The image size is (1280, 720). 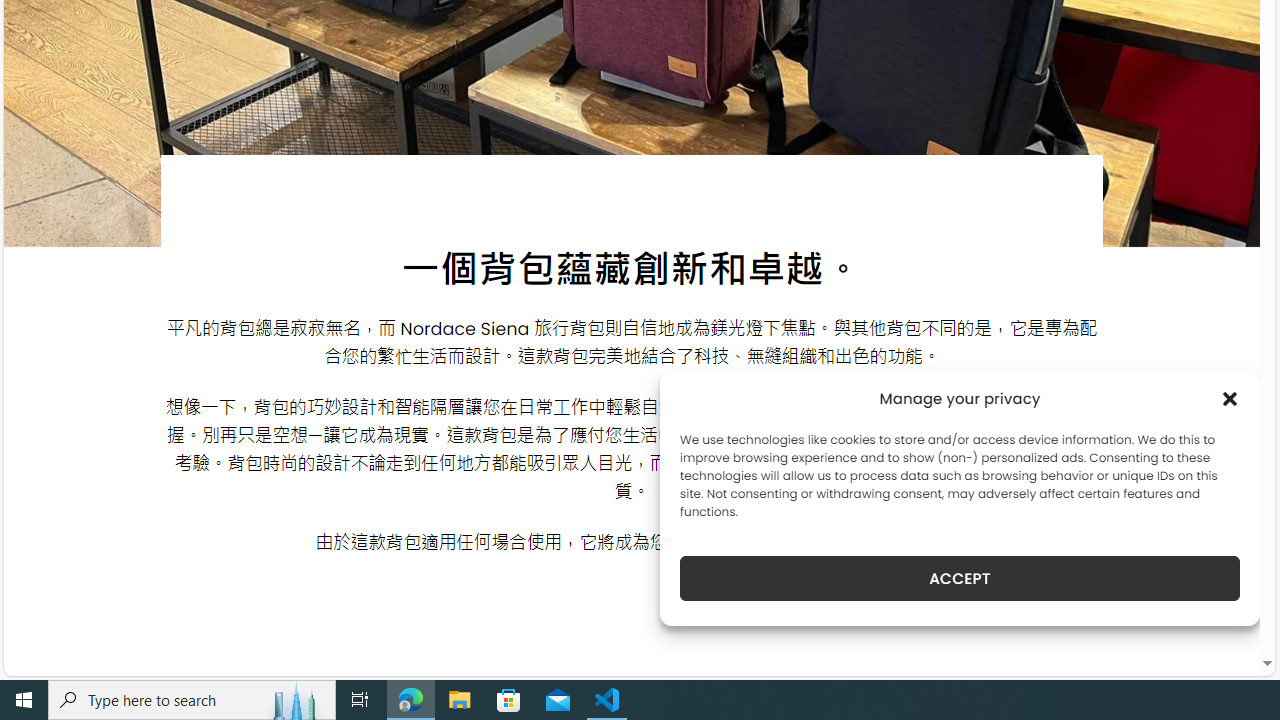 What do you see at coordinates (1229, 398) in the screenshot?
I see `'Class: cmplz-close'` at bounding box center [1229, 398].